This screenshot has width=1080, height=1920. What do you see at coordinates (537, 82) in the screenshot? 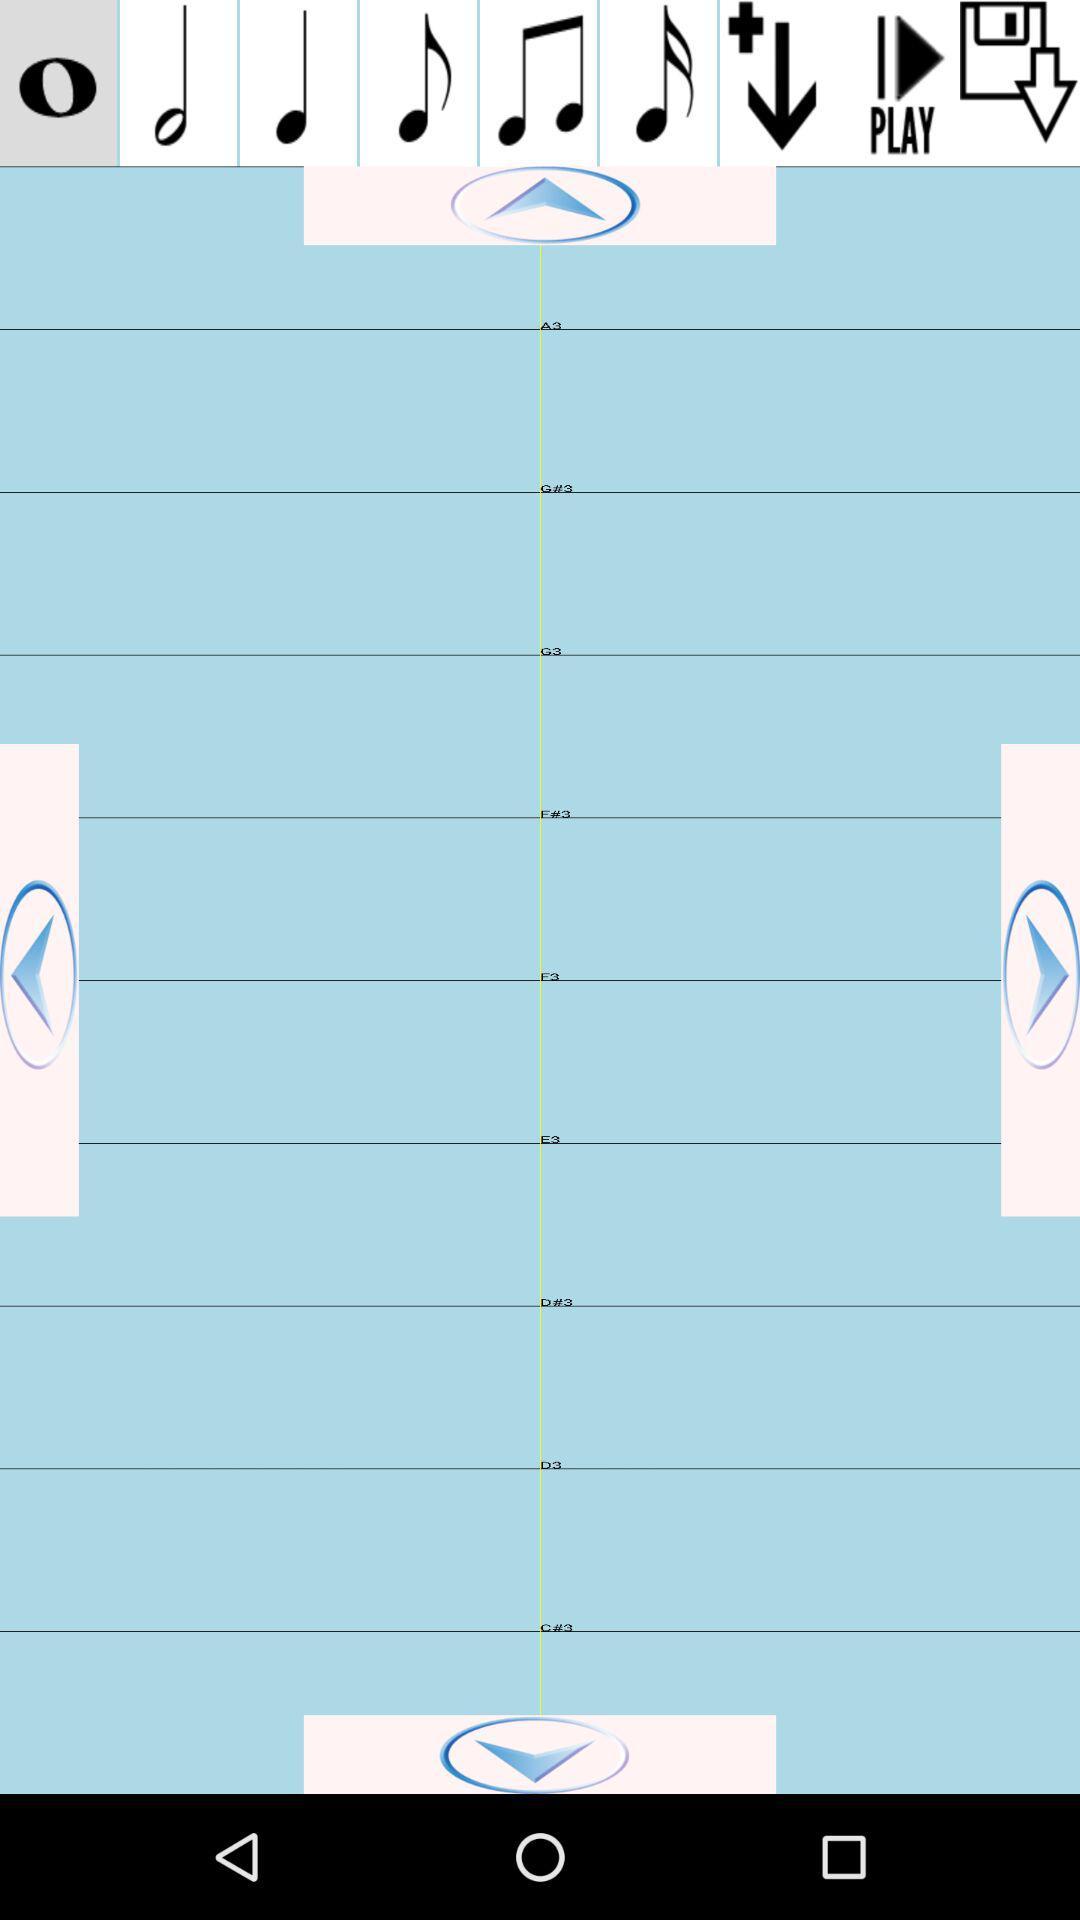
I see `music note` at bounding box center [537, 82].